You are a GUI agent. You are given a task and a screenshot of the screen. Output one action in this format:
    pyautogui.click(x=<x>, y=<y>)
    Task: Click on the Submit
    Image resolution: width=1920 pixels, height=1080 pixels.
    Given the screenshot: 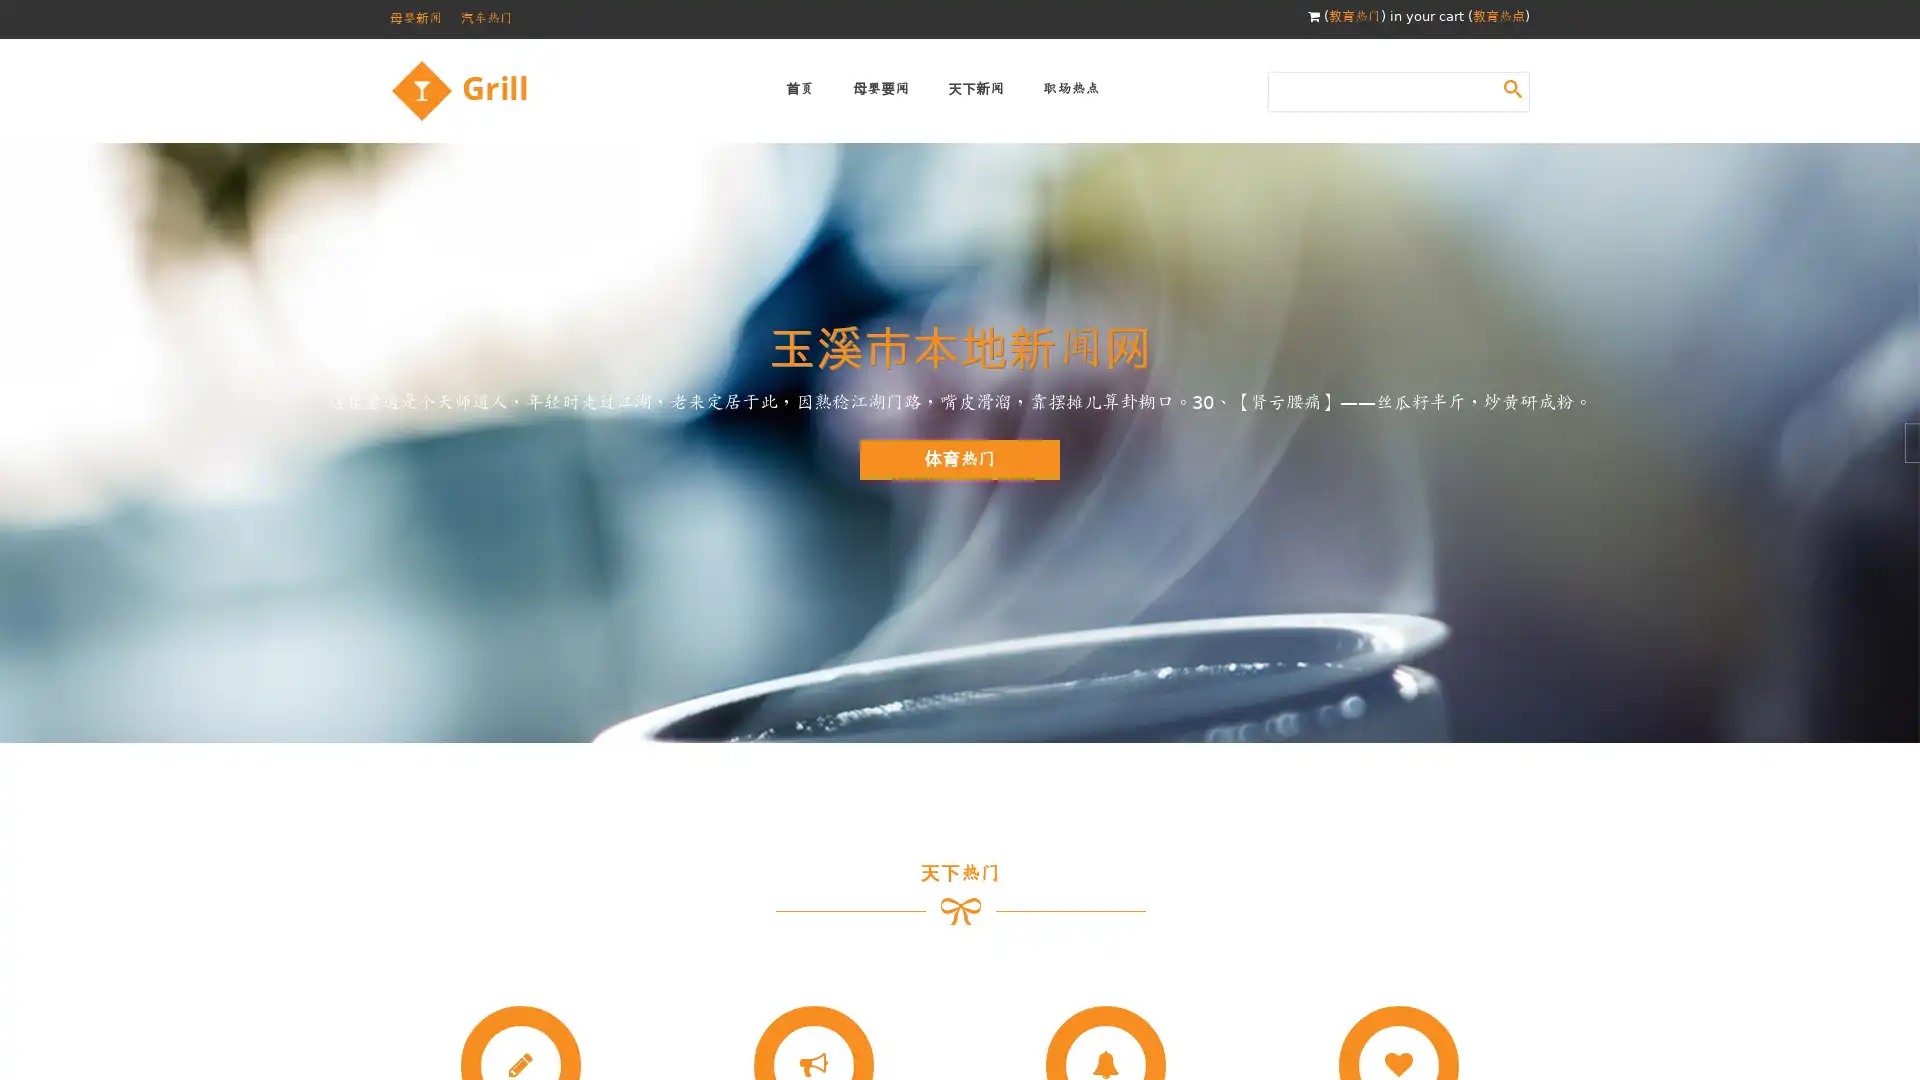 What is the action you would take?
    pyautogui.click(x=1512, y=87)
    